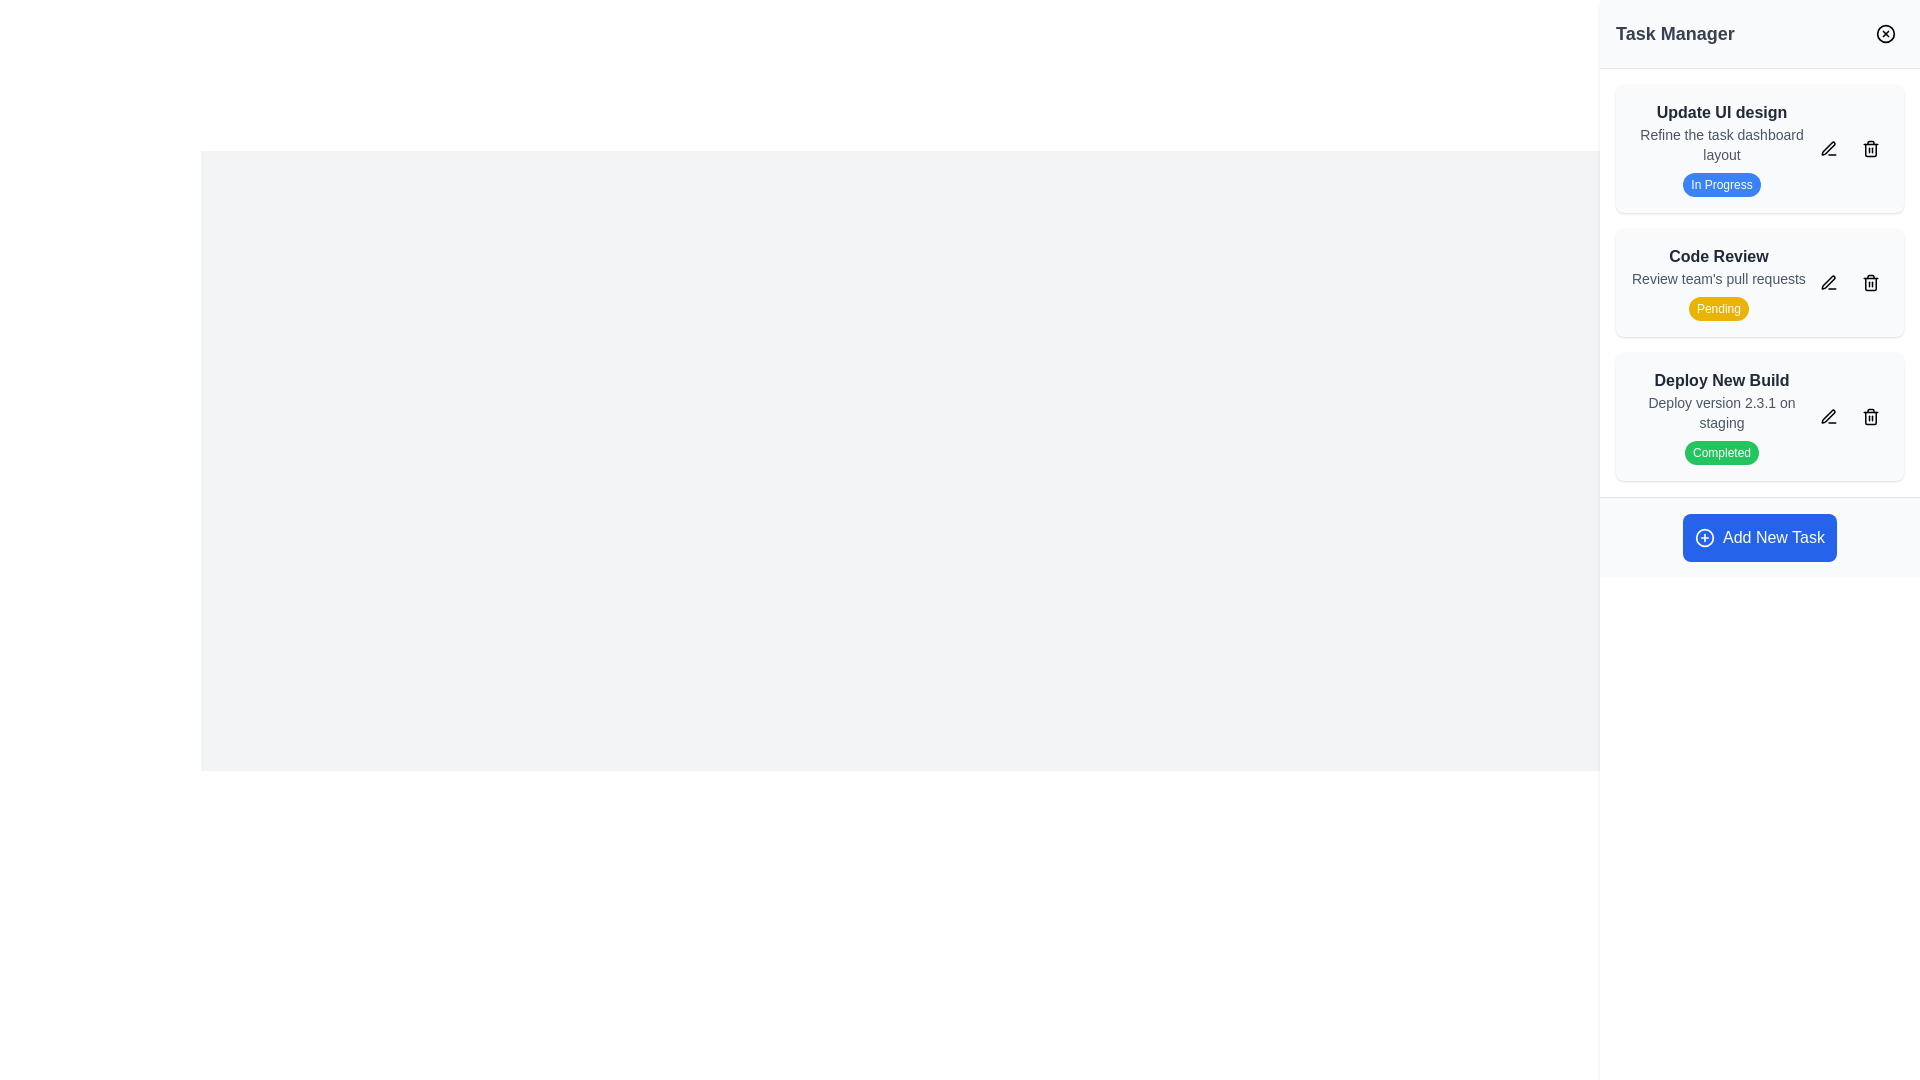  What do you see at coordinates (1870, 282) in the screenshot?
I see `the delete button for the 'Code Review' task` at bounding box center [1870, 282].